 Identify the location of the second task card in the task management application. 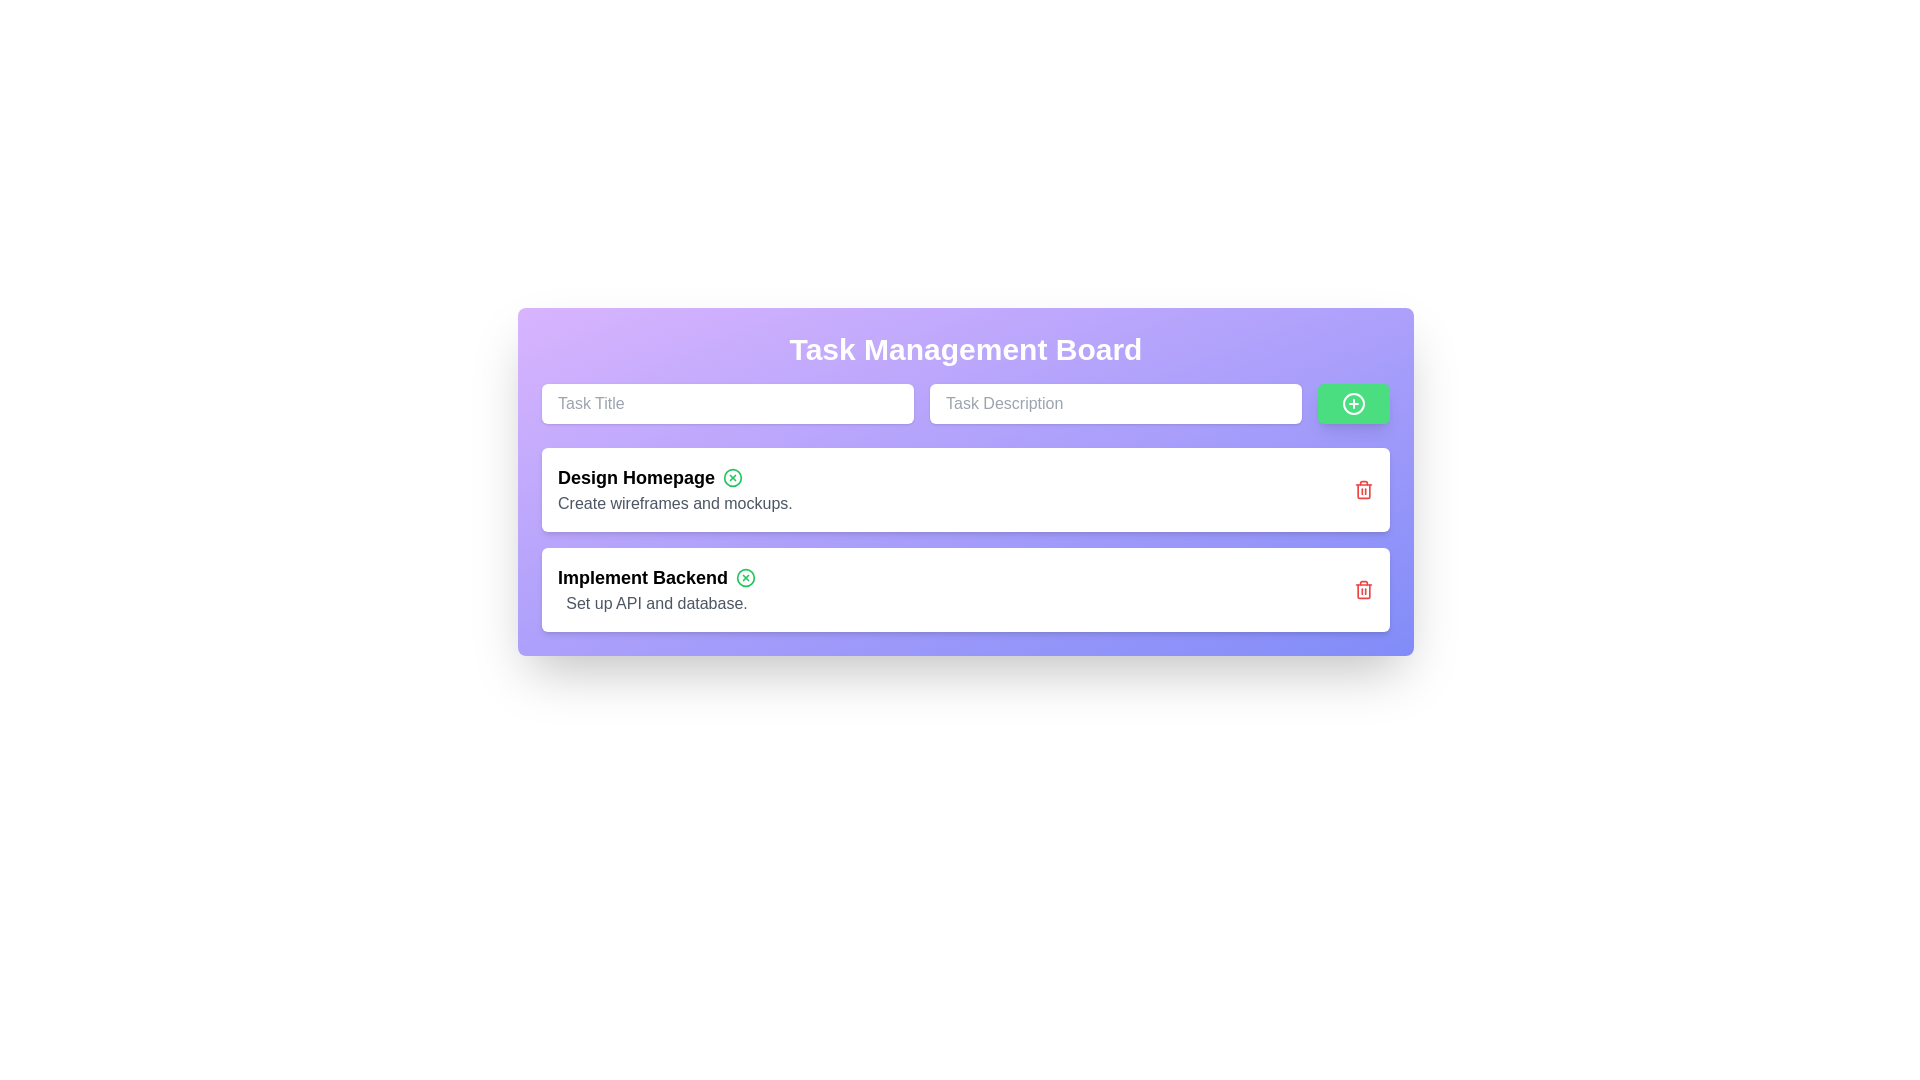
(965, 589).